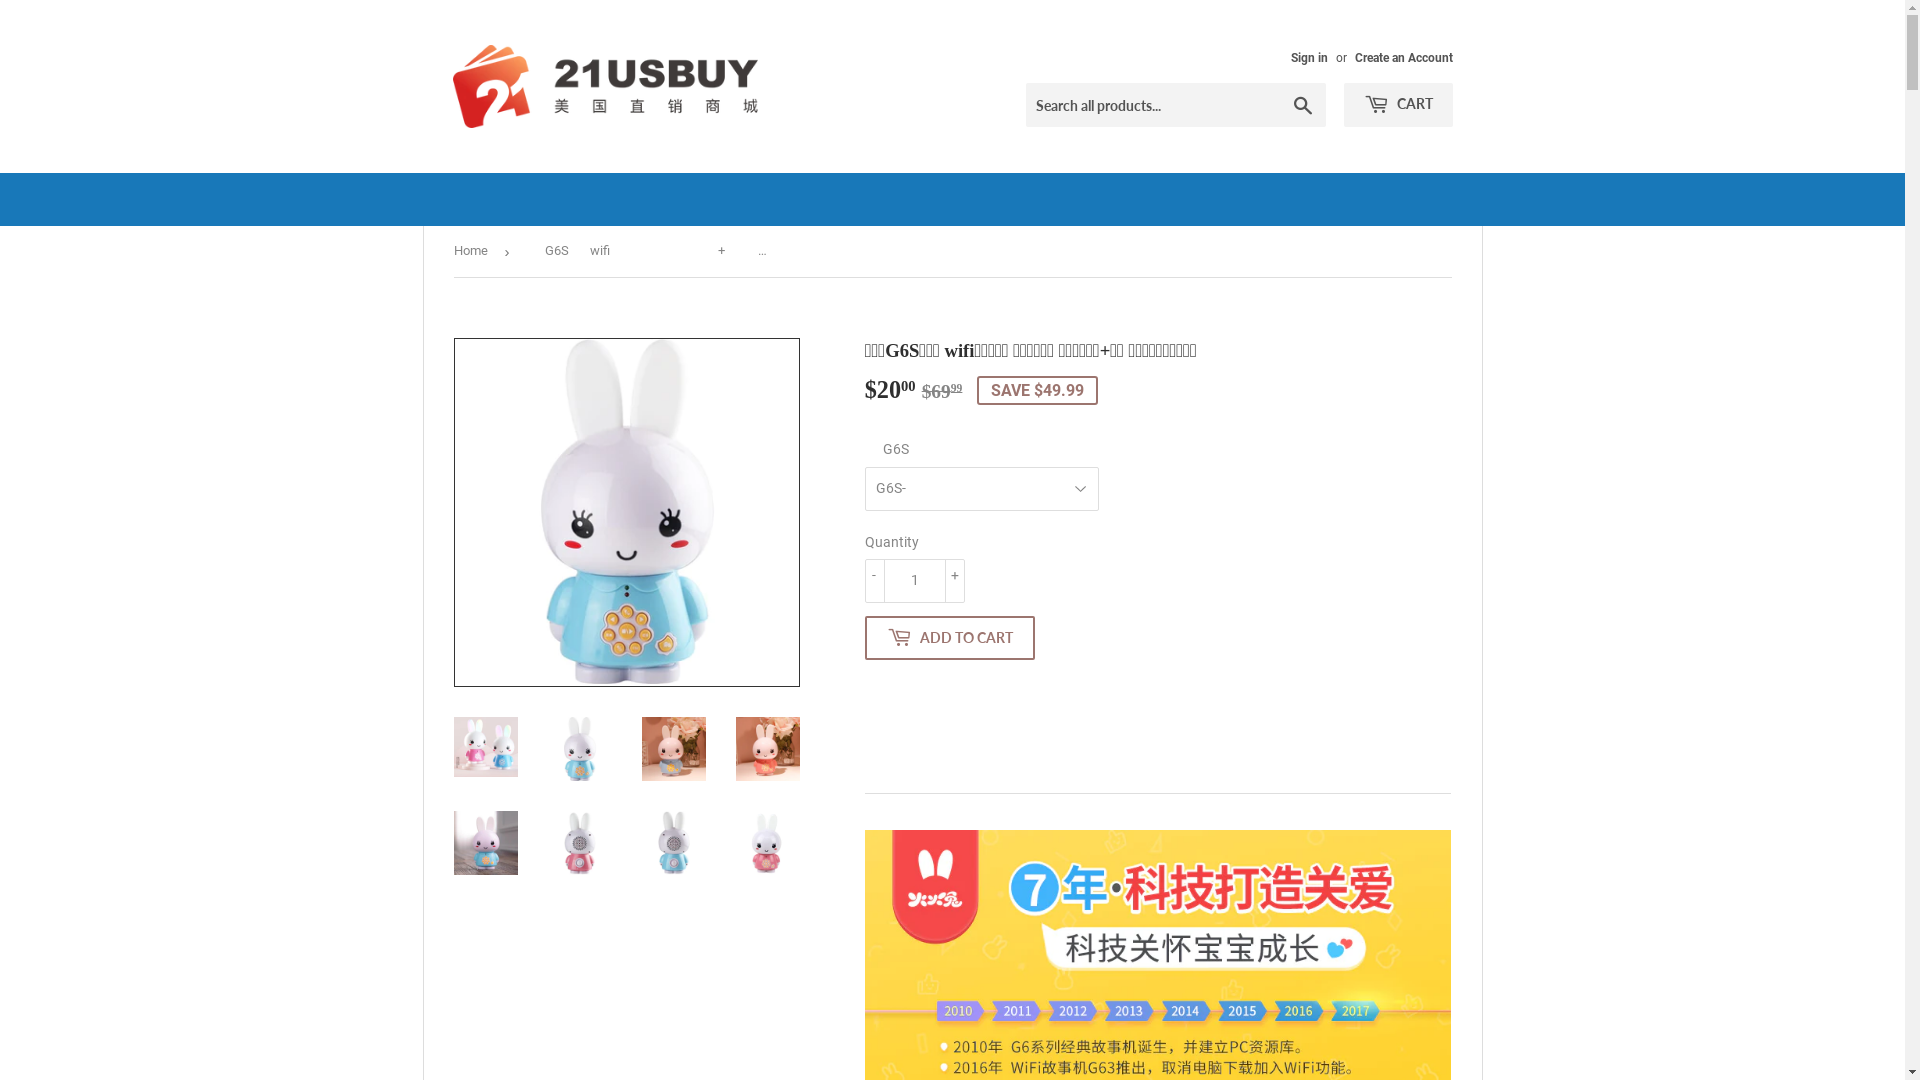  Describe the element at coordinates (1290, 56) in the screenshot. I see `'Sign in'` at that location.